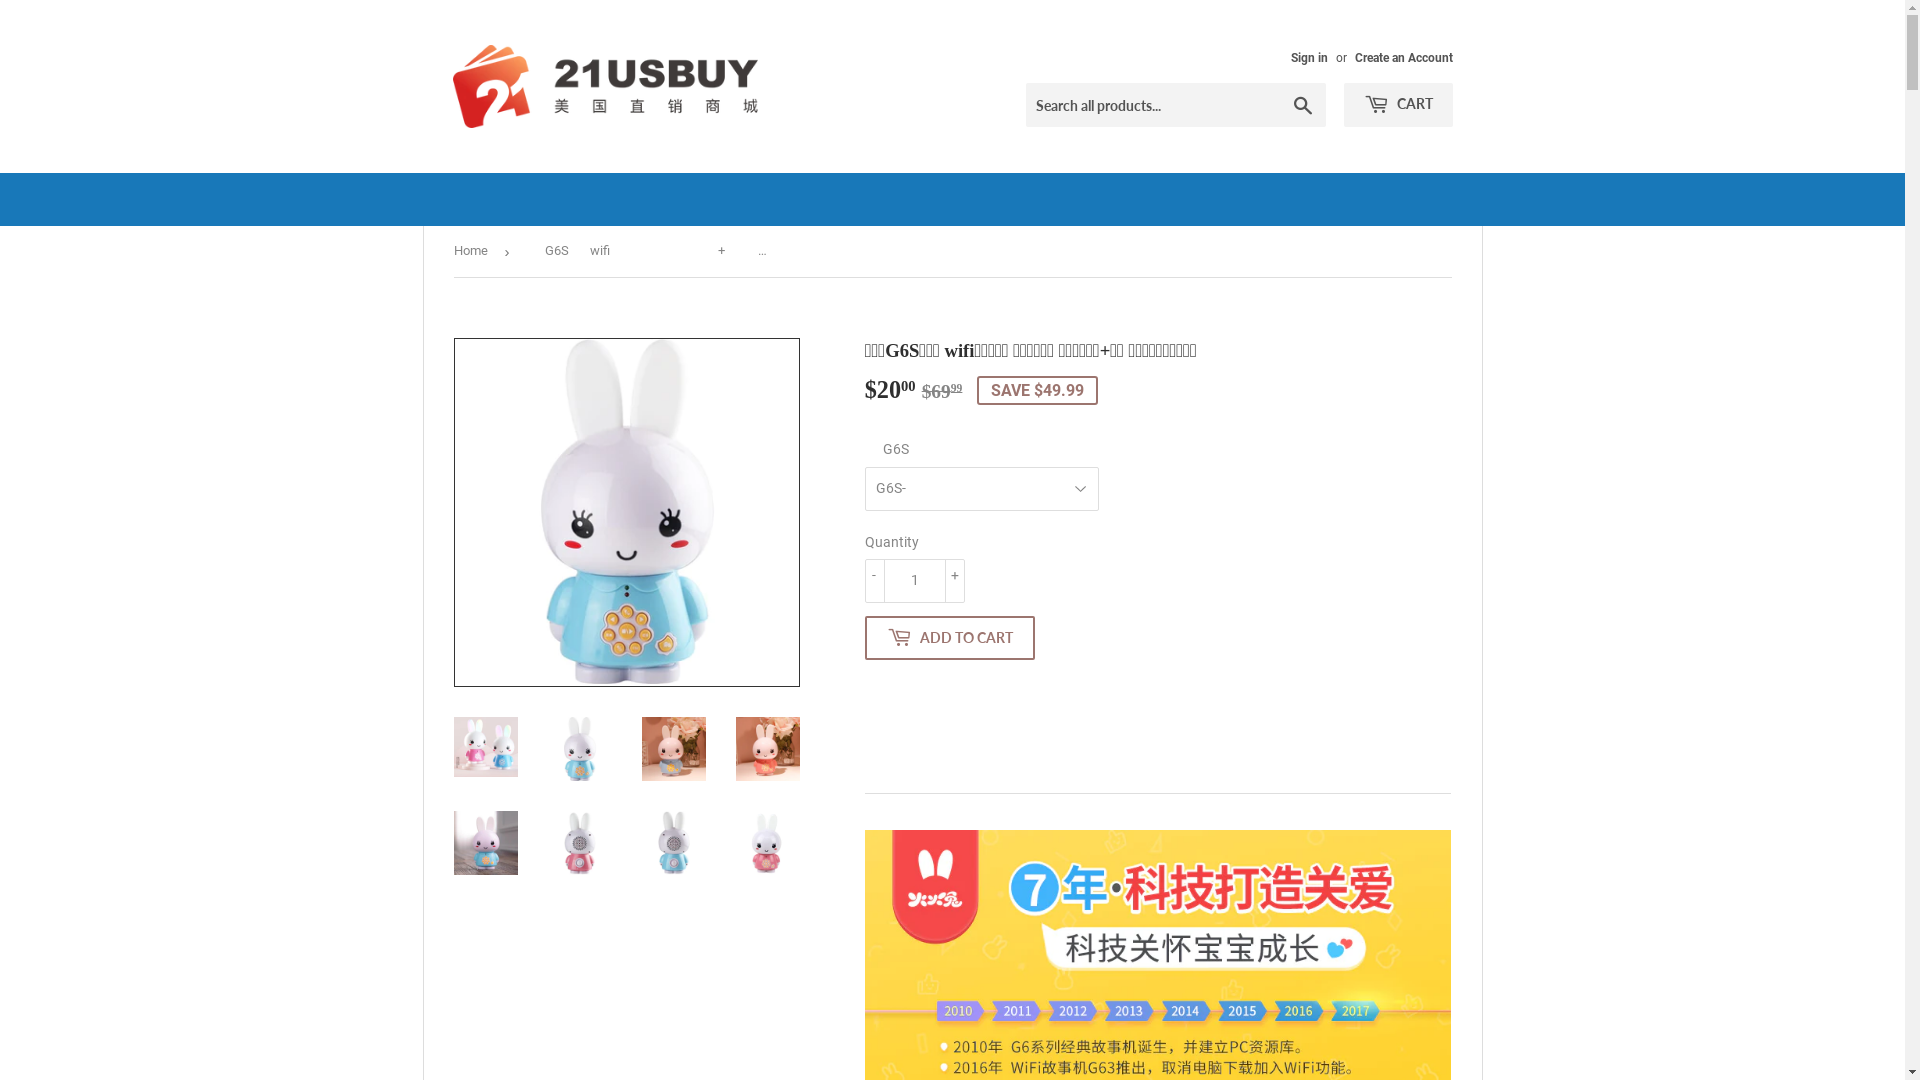  Describe the element at coordinates (1290, 56) in the screenshot. I see `'Sign in'` at that location.